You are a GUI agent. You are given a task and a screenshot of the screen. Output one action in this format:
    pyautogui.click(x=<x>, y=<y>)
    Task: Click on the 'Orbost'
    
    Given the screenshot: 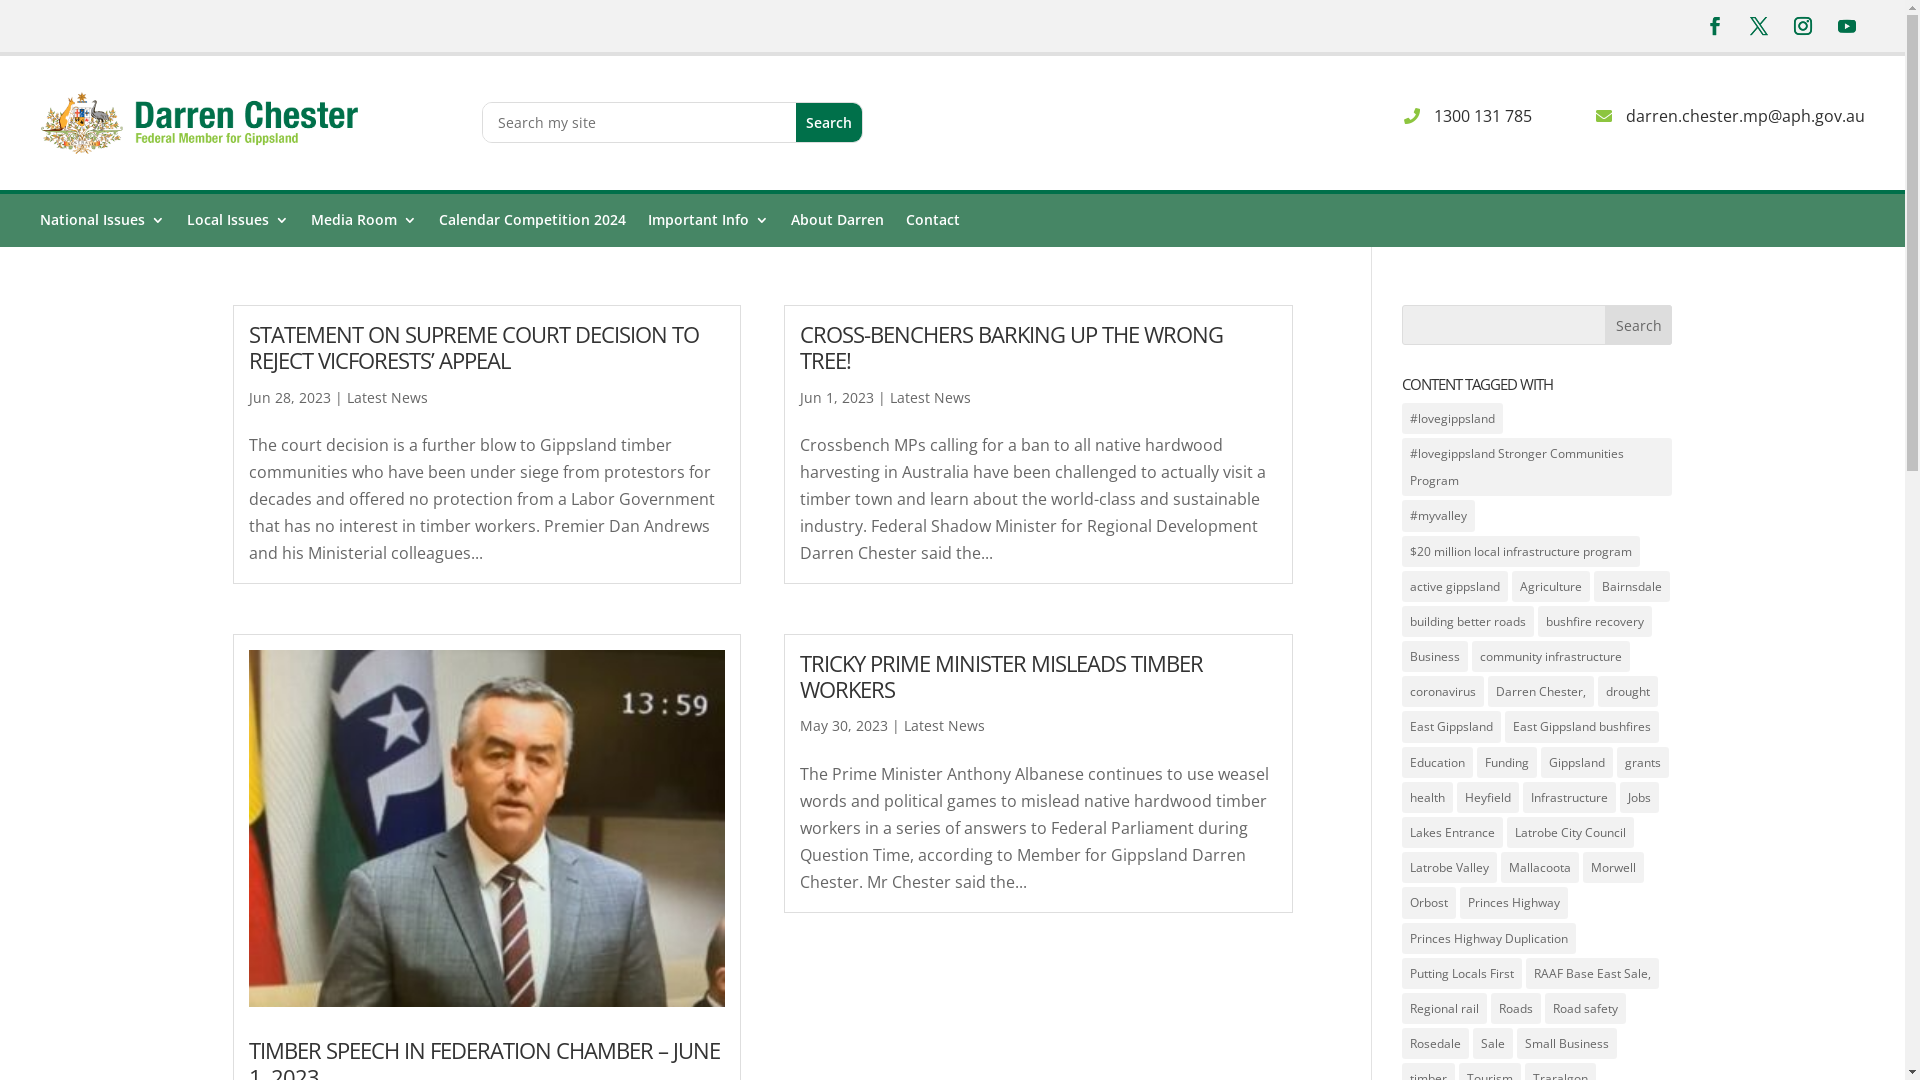 What is the action you would take?
    pyautogui.click(x=1428, y=902)
    